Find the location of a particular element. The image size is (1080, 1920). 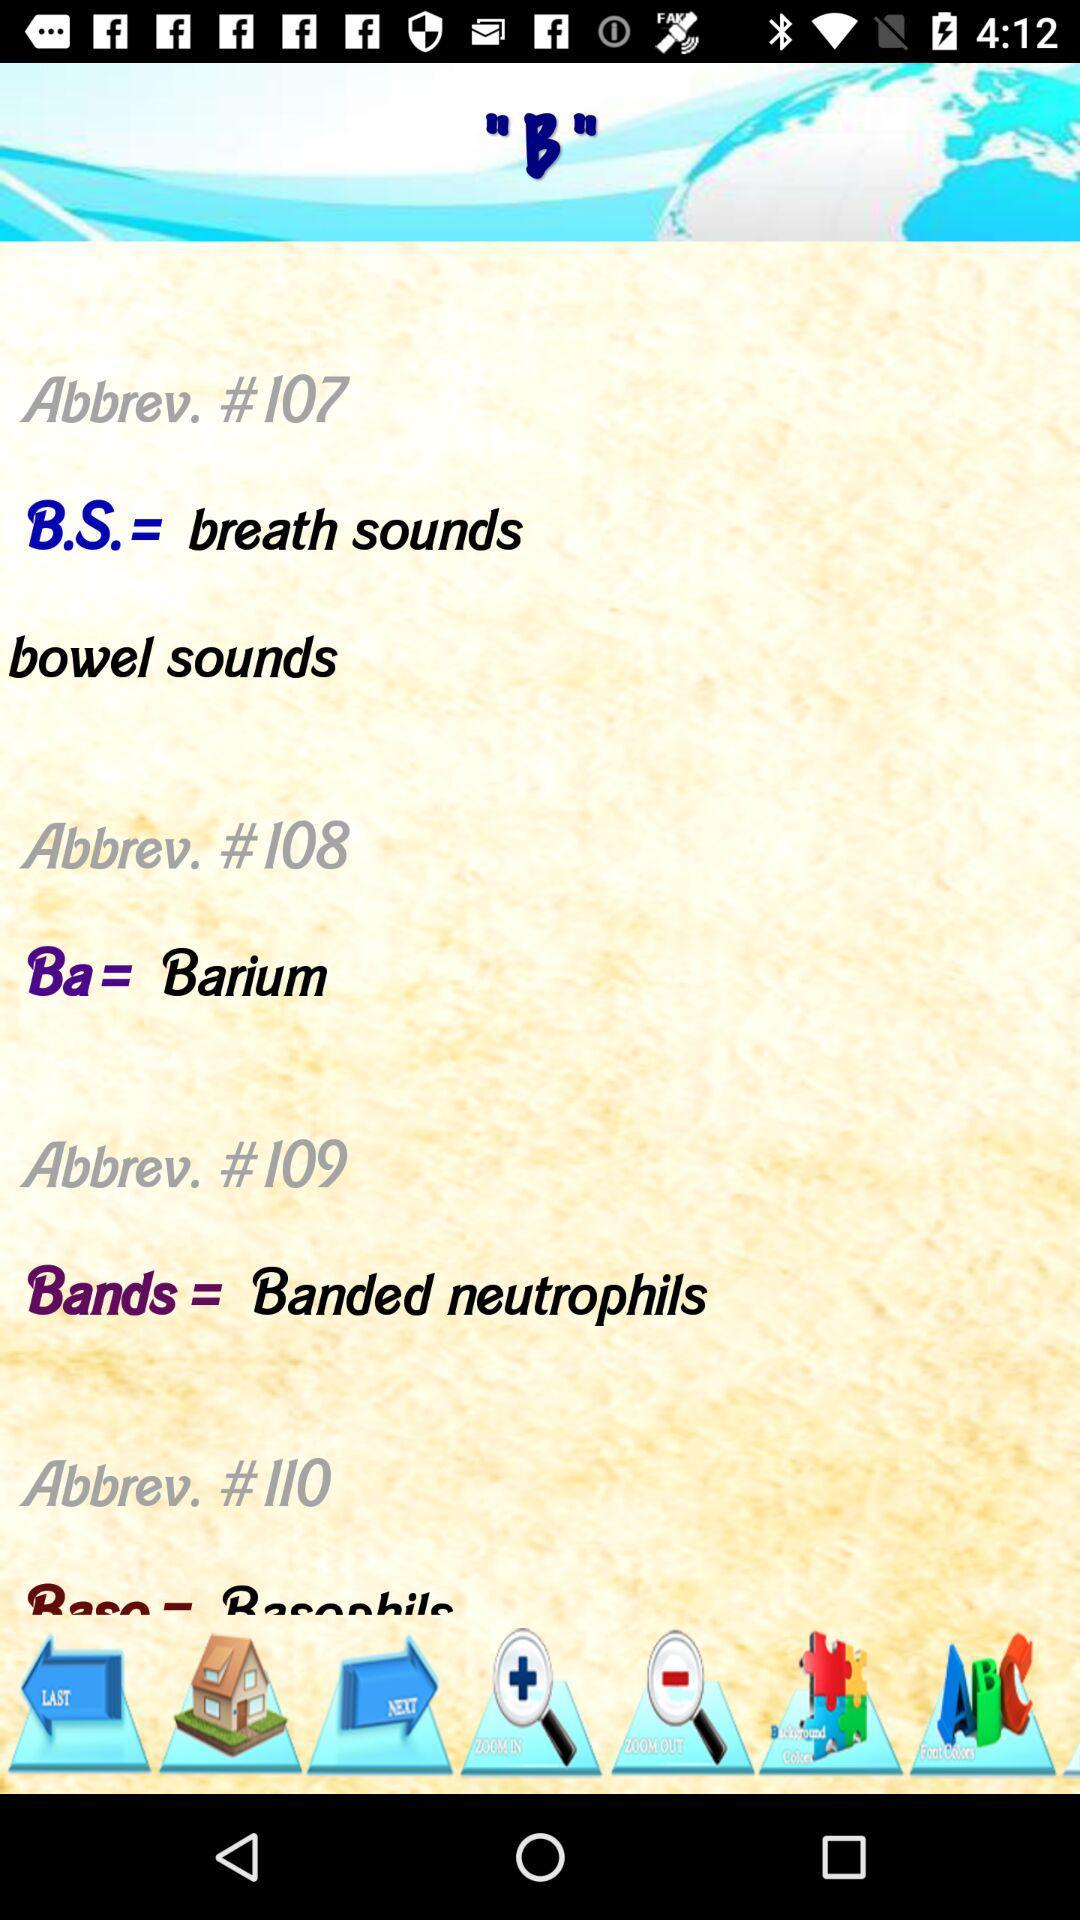

go back is located at coordinates (77, 1702).